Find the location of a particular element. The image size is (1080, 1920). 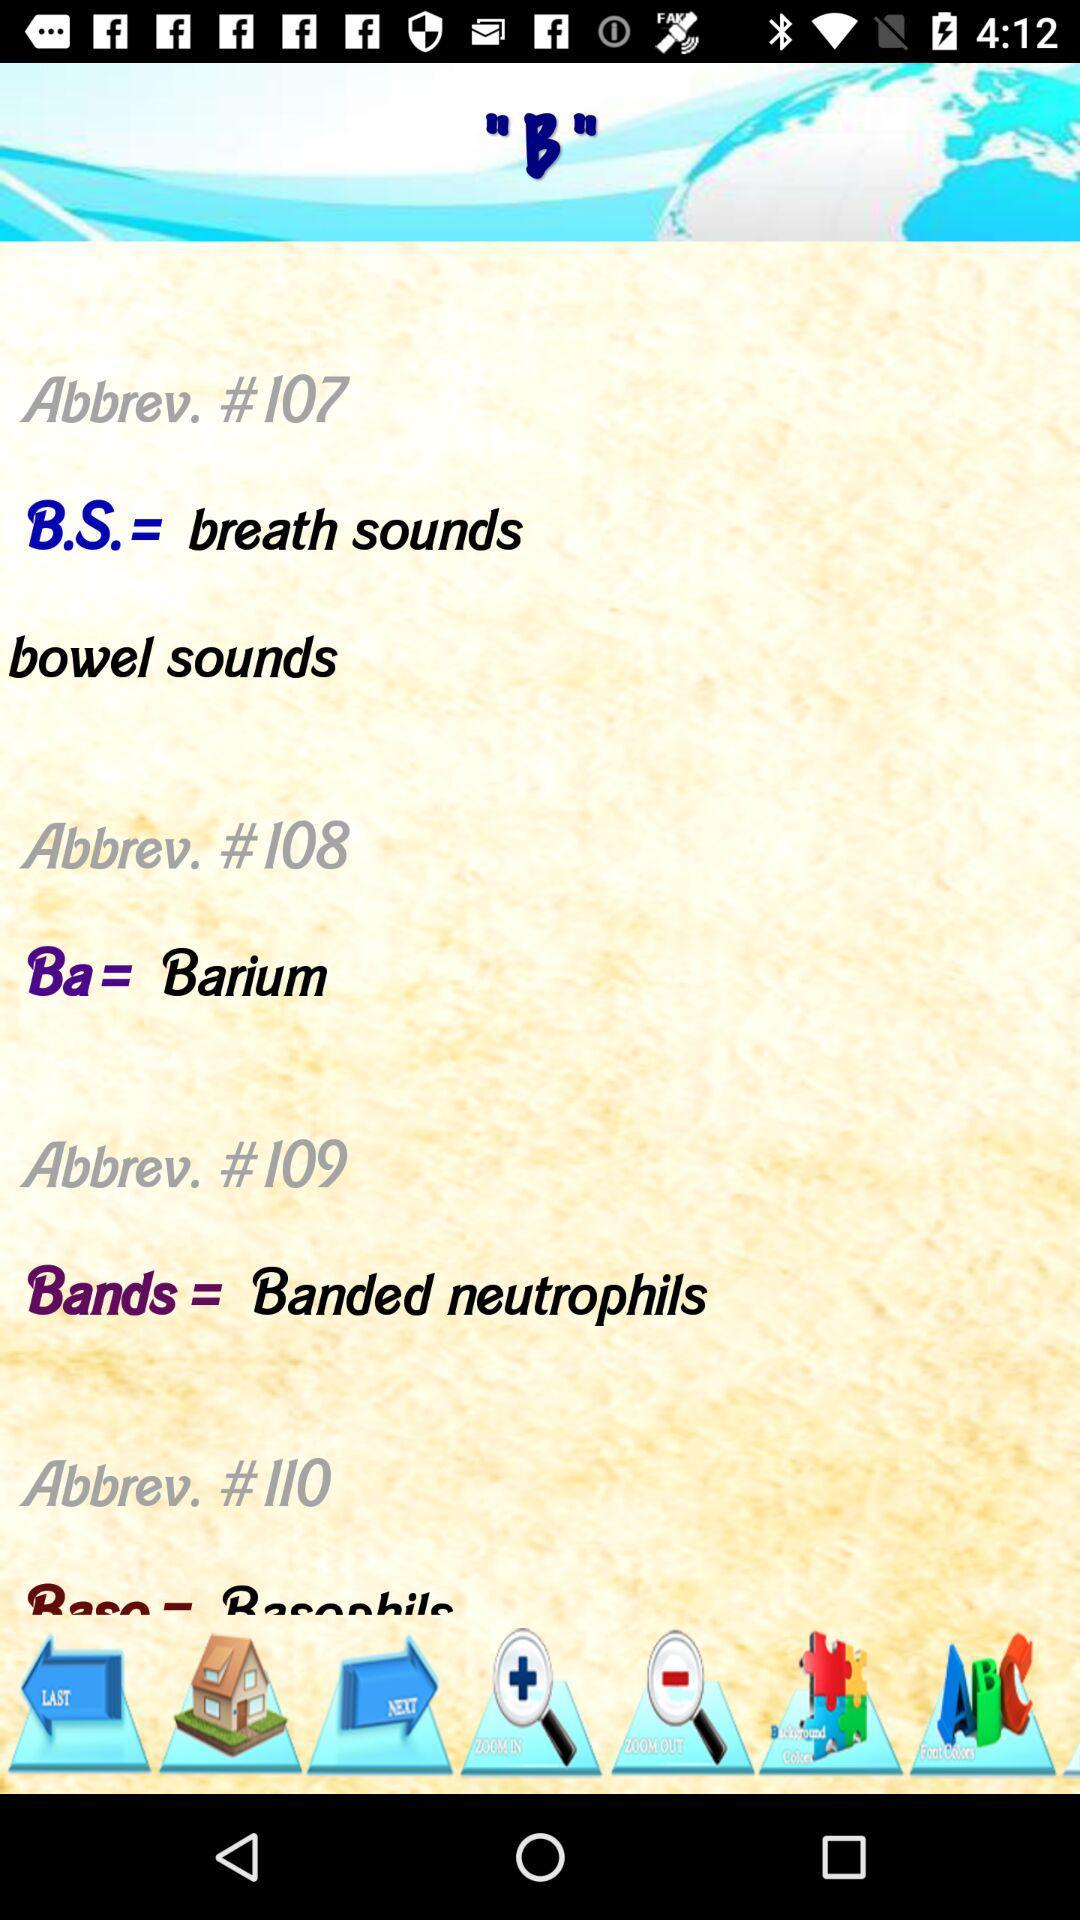

go back is located at coordinates (77, 1702).